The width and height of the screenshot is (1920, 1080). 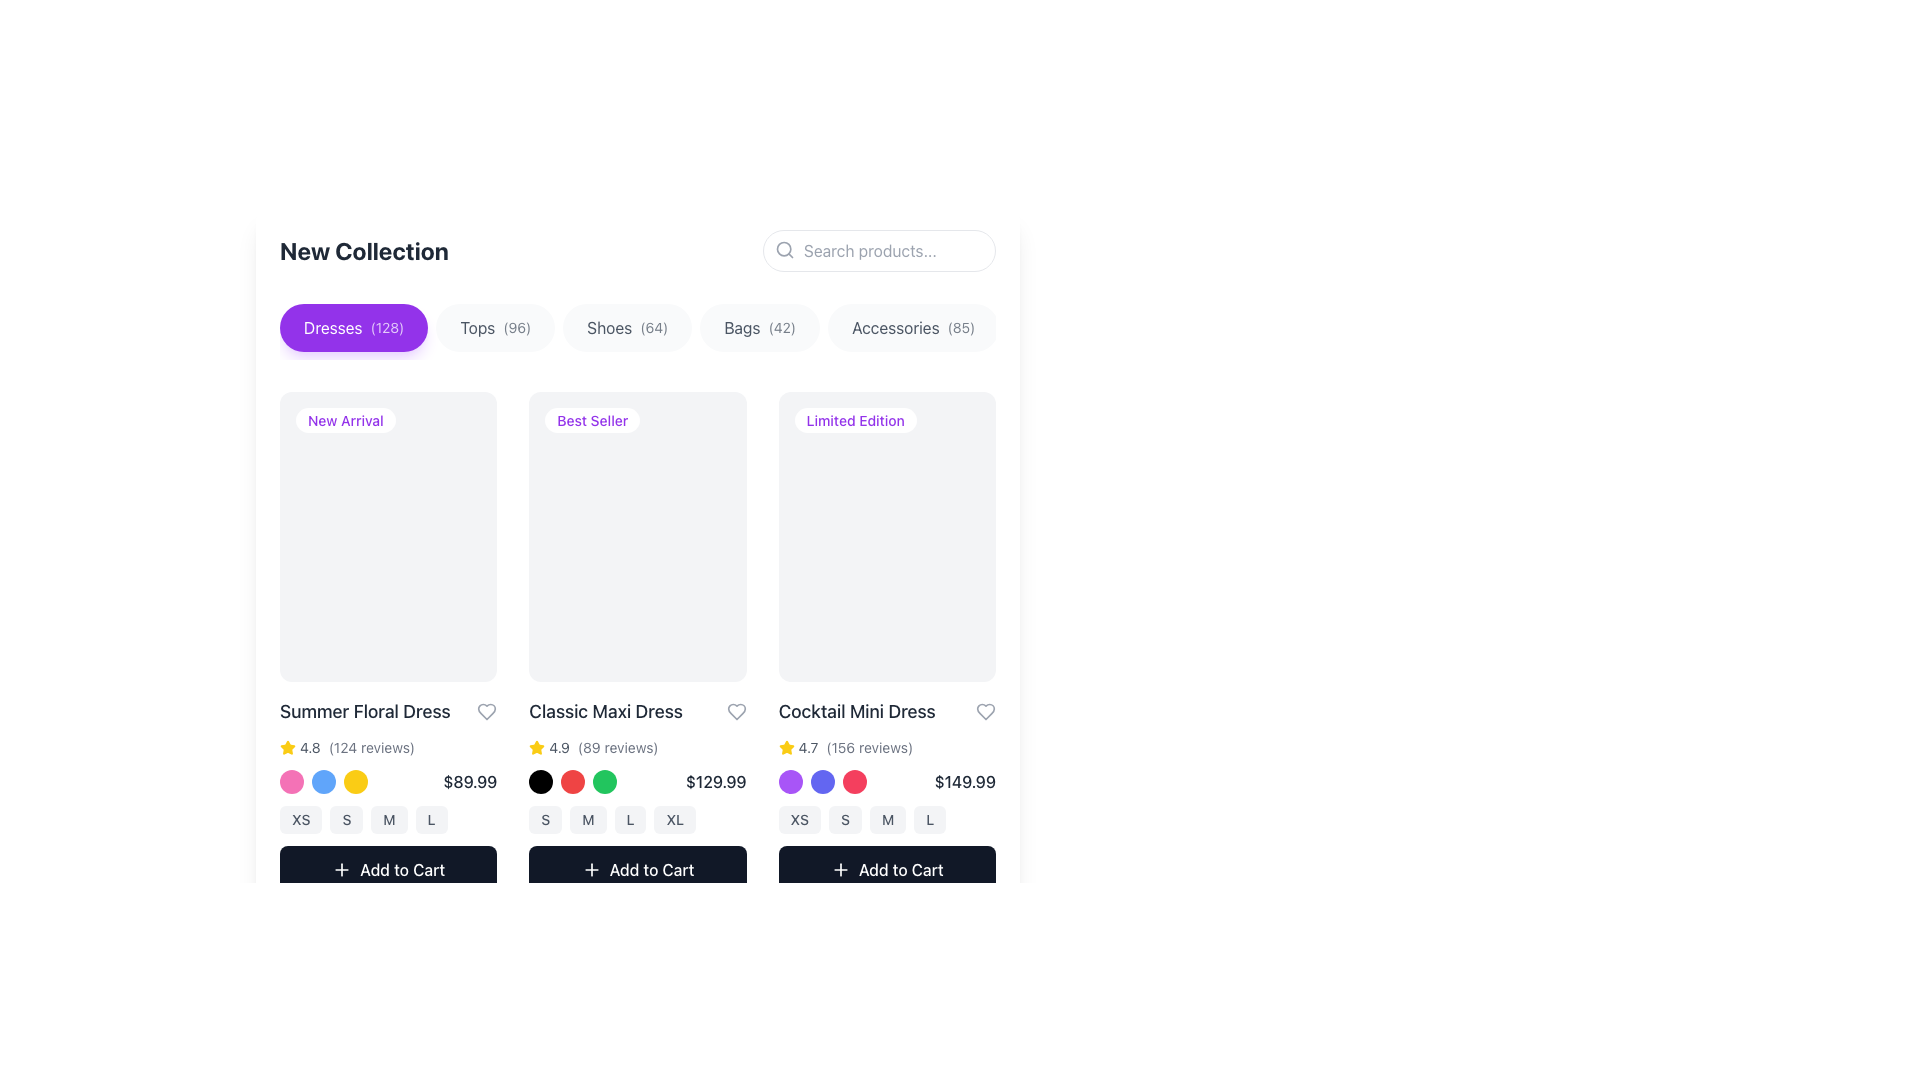 I want to click on the first circular color selection icon, so click(x=789, y=780).